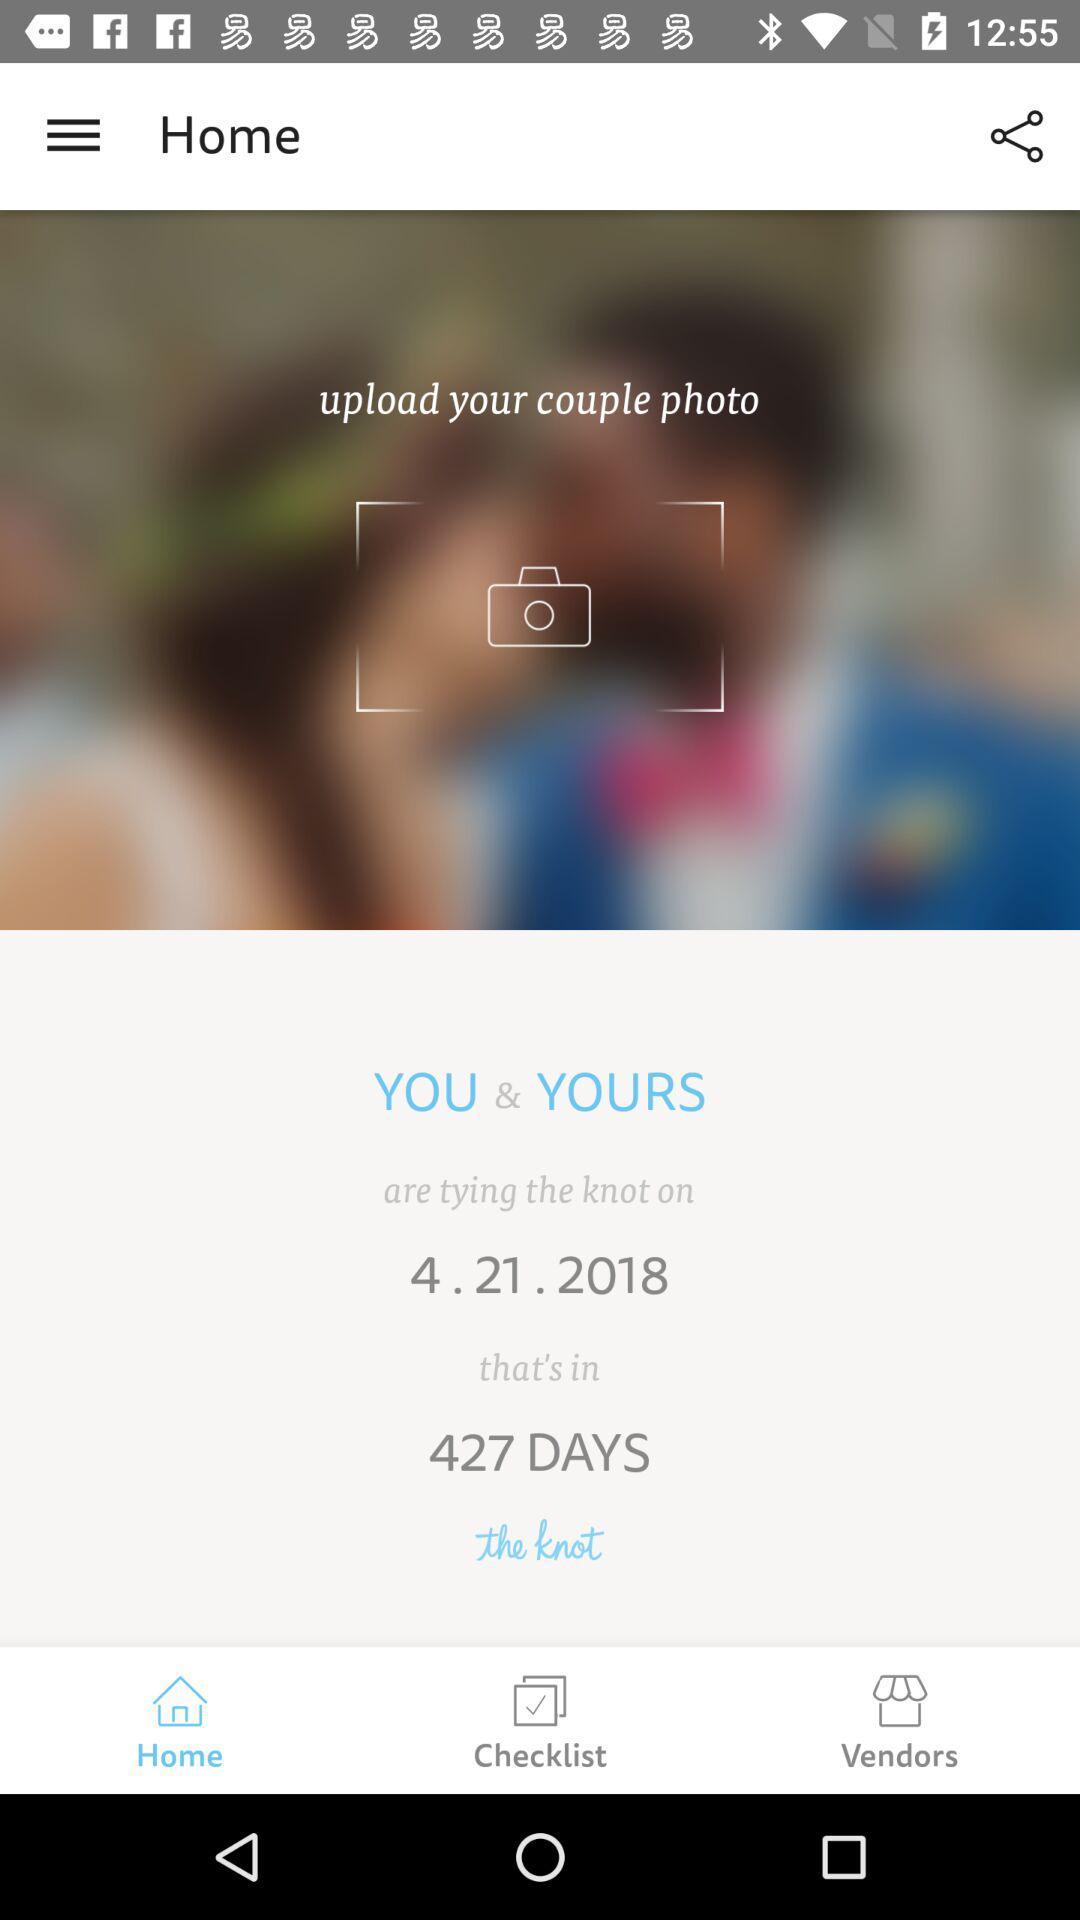  I want to click on item below that's in item, so click(540, 1467).